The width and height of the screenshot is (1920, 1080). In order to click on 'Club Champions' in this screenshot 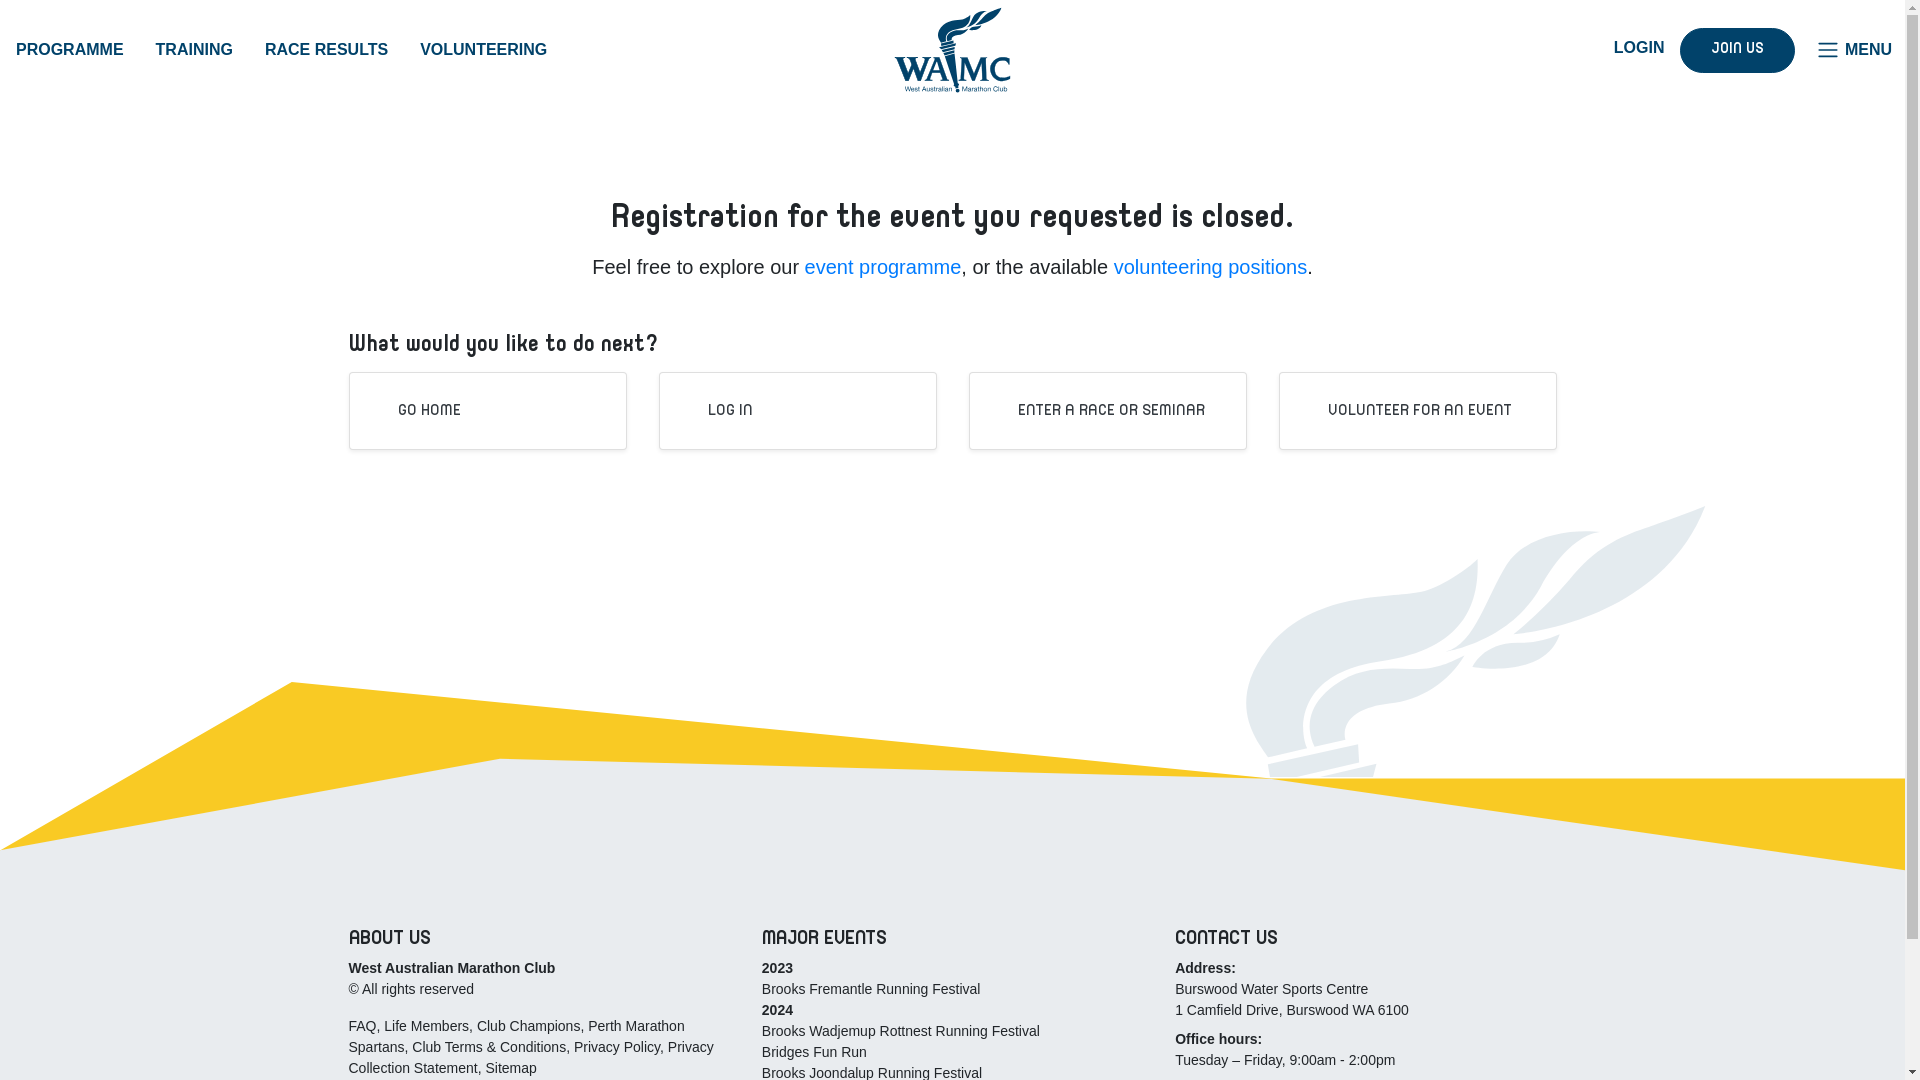, I will do `click(528, 1026)`.